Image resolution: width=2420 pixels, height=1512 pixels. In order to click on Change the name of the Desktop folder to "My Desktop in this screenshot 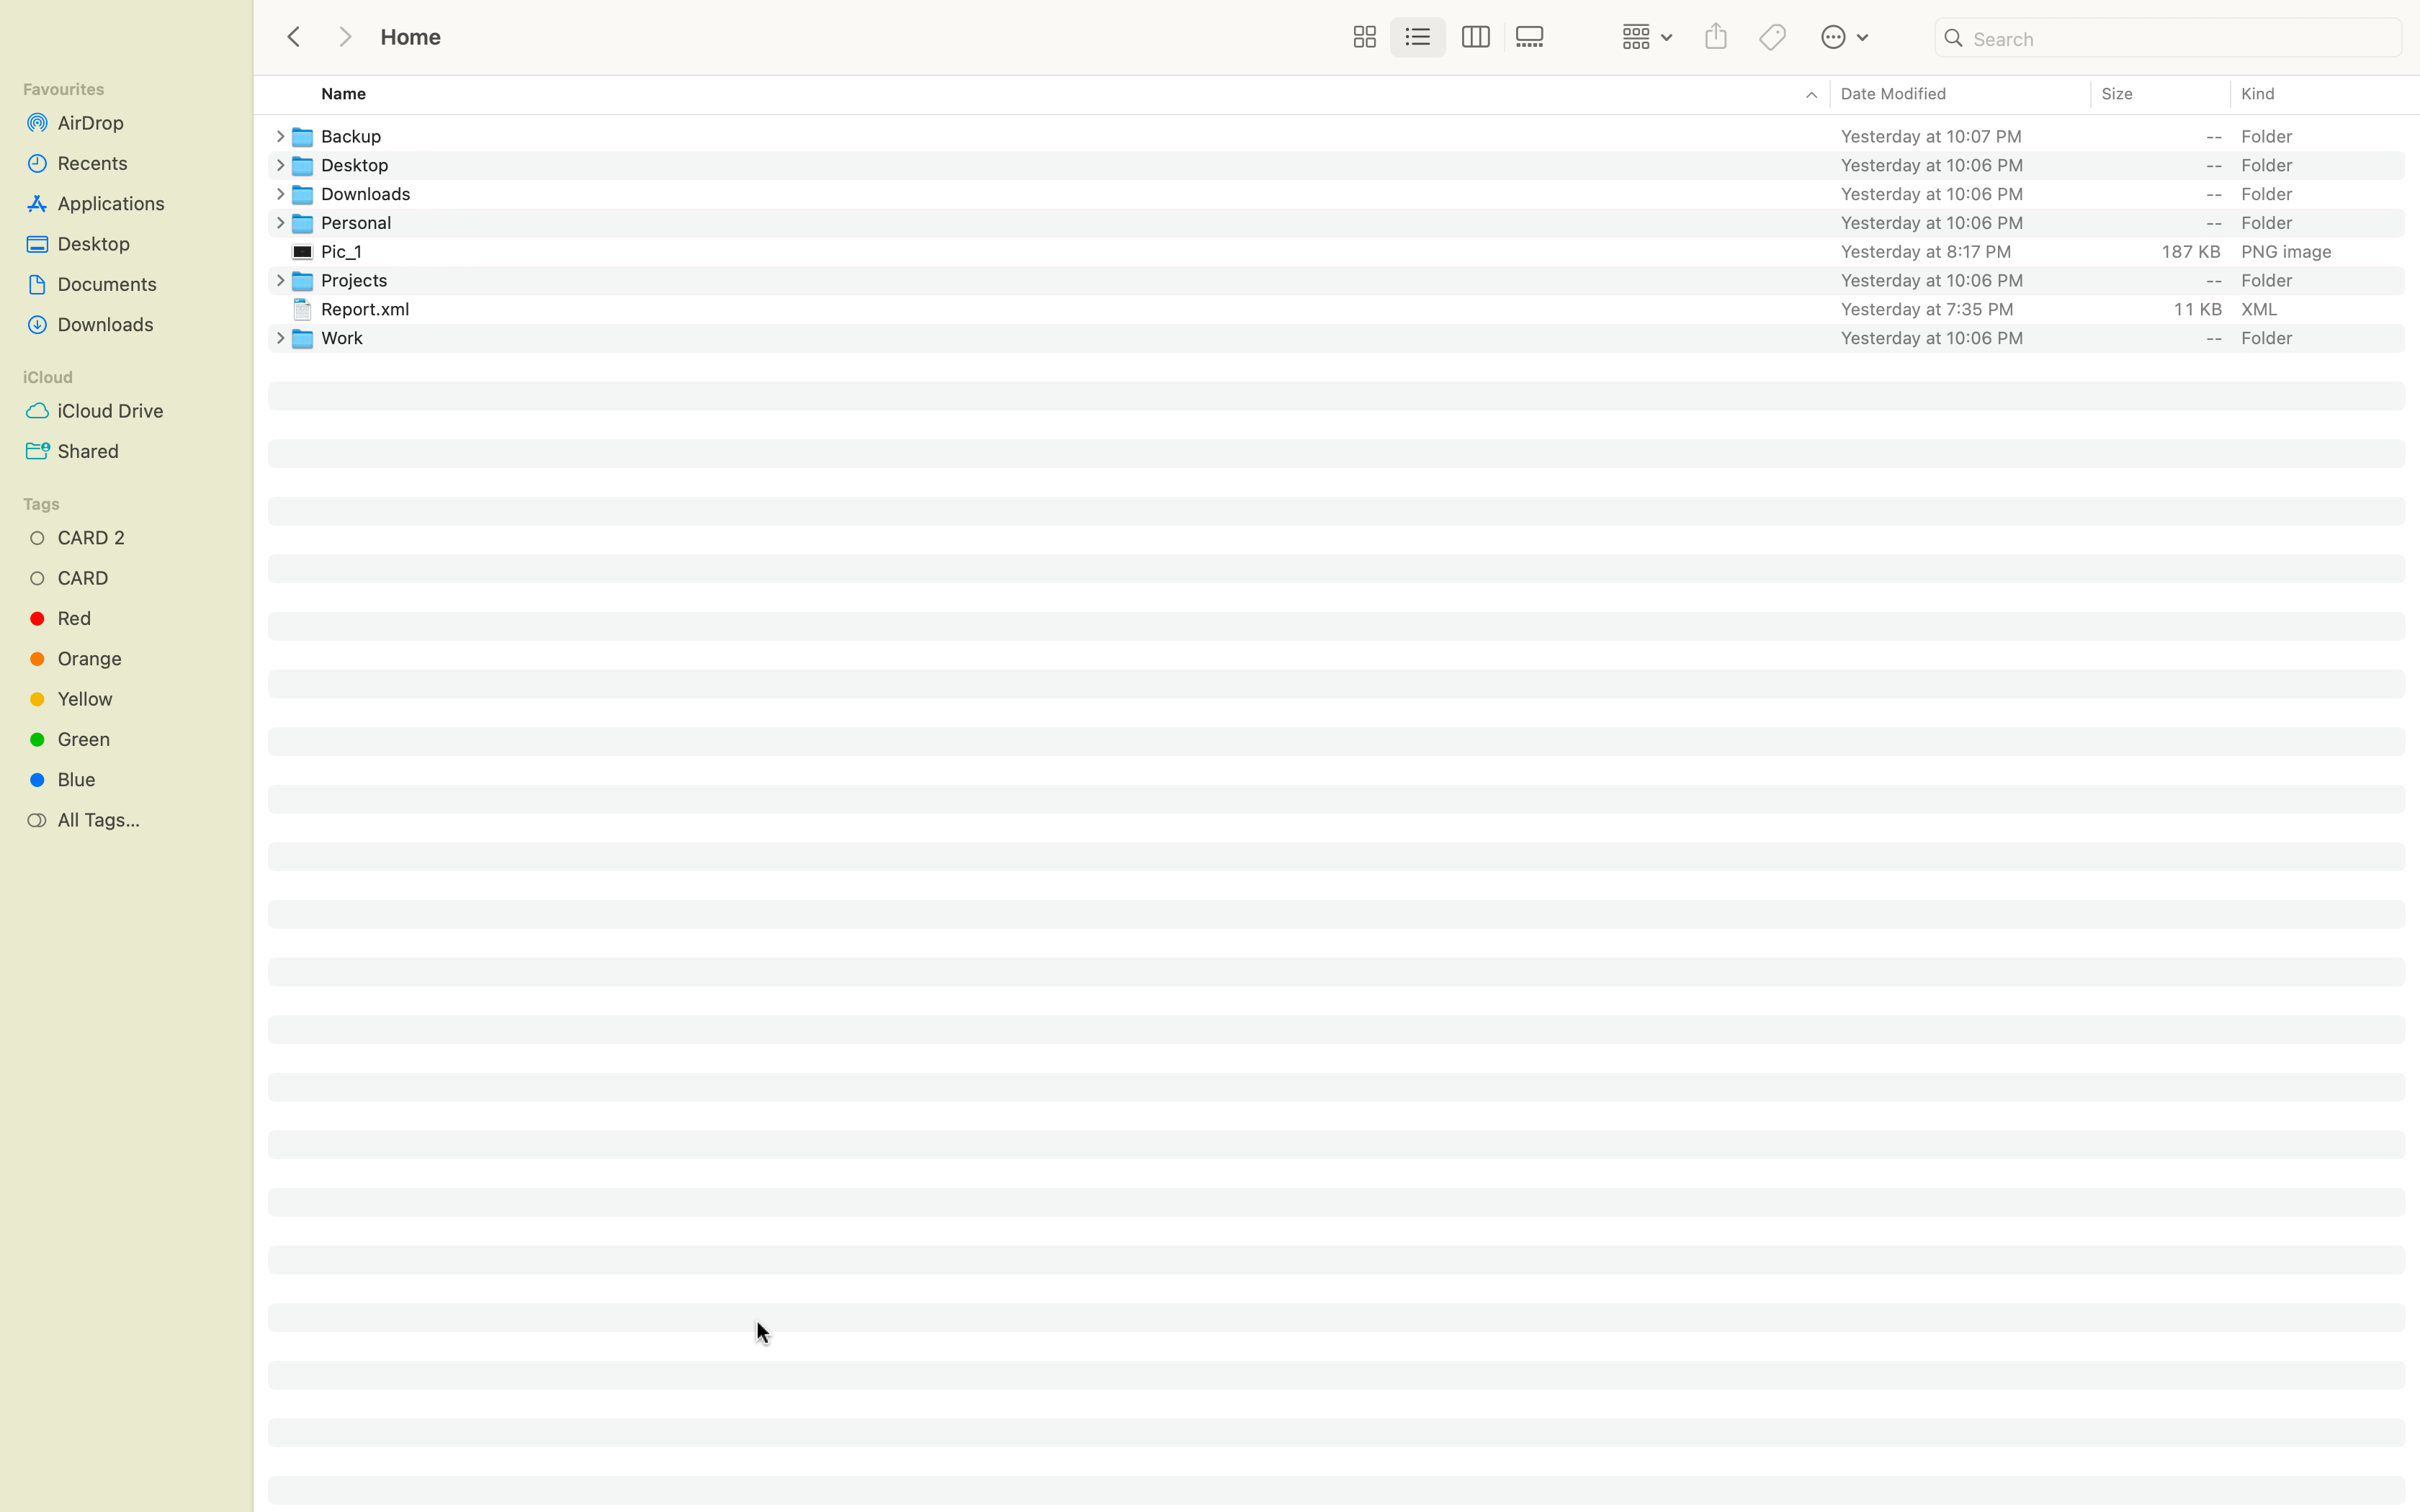, I will do `click(1353, 163)`.